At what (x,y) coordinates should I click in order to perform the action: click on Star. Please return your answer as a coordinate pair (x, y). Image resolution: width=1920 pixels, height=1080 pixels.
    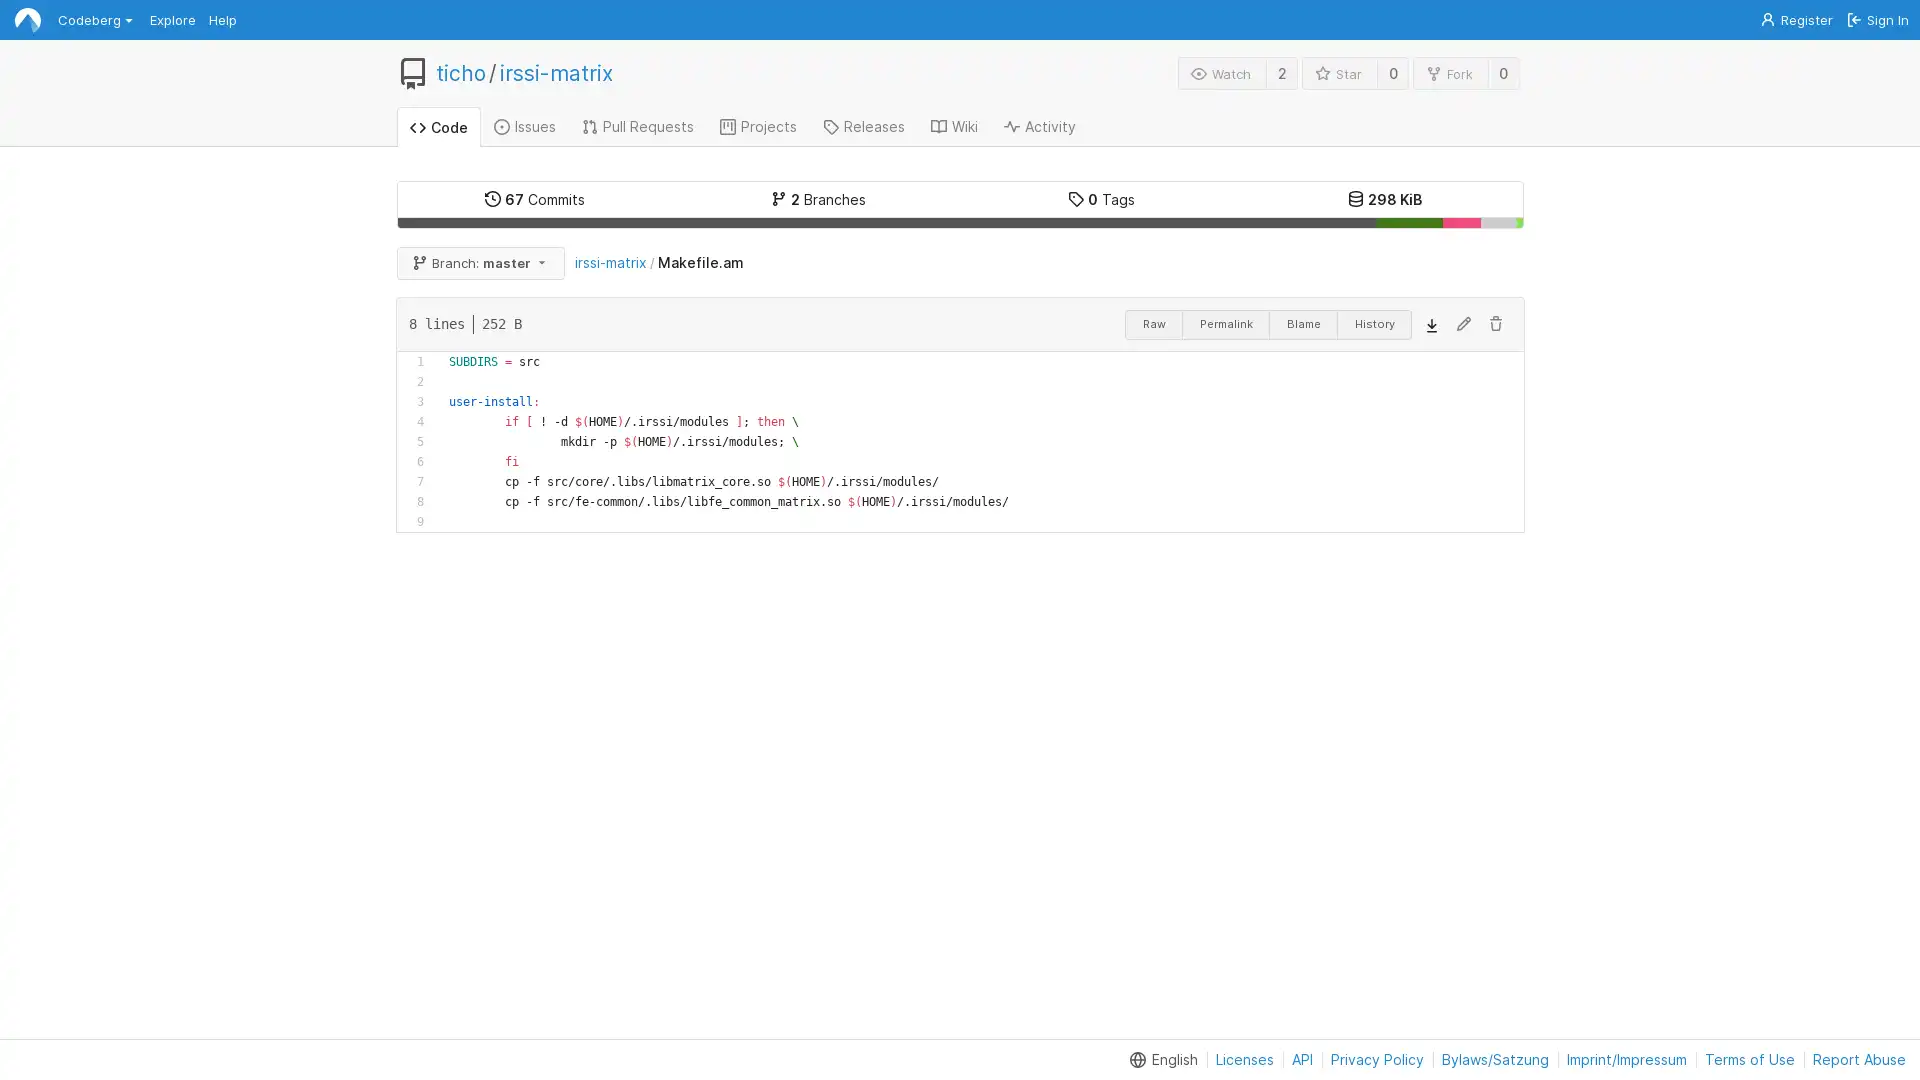
    Looking at the image, I should click on (1339, 72).